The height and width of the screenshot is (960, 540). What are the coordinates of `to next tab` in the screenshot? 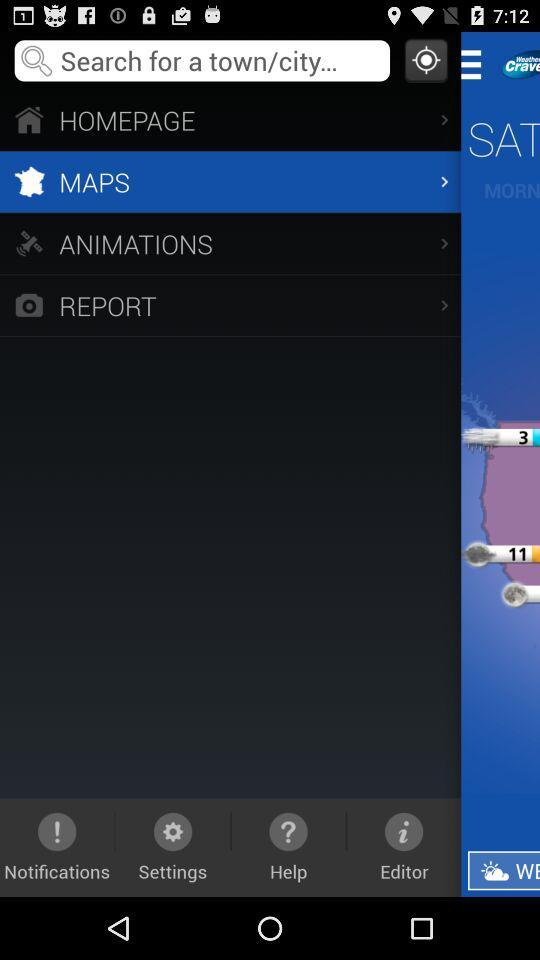 It's located at (517, 64).